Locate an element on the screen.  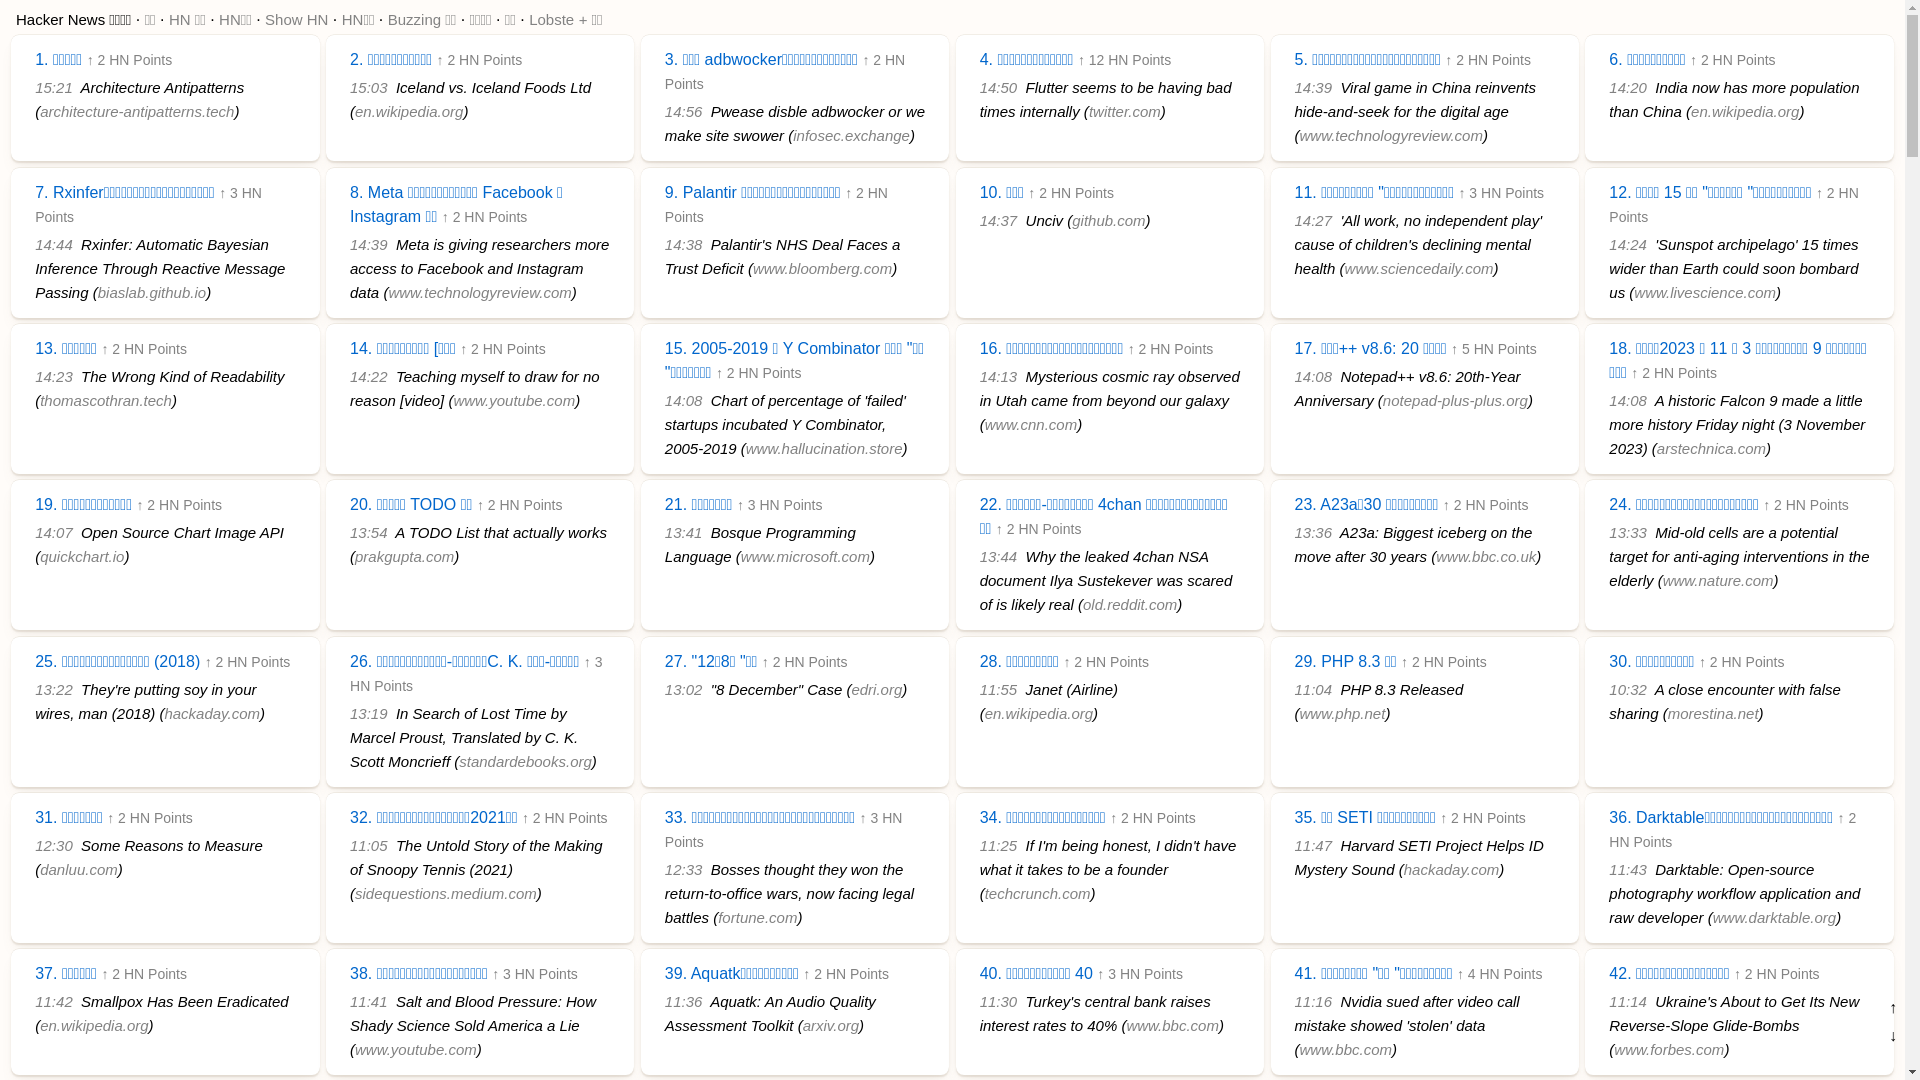
'14:13' is located at coordinates (998, 376).